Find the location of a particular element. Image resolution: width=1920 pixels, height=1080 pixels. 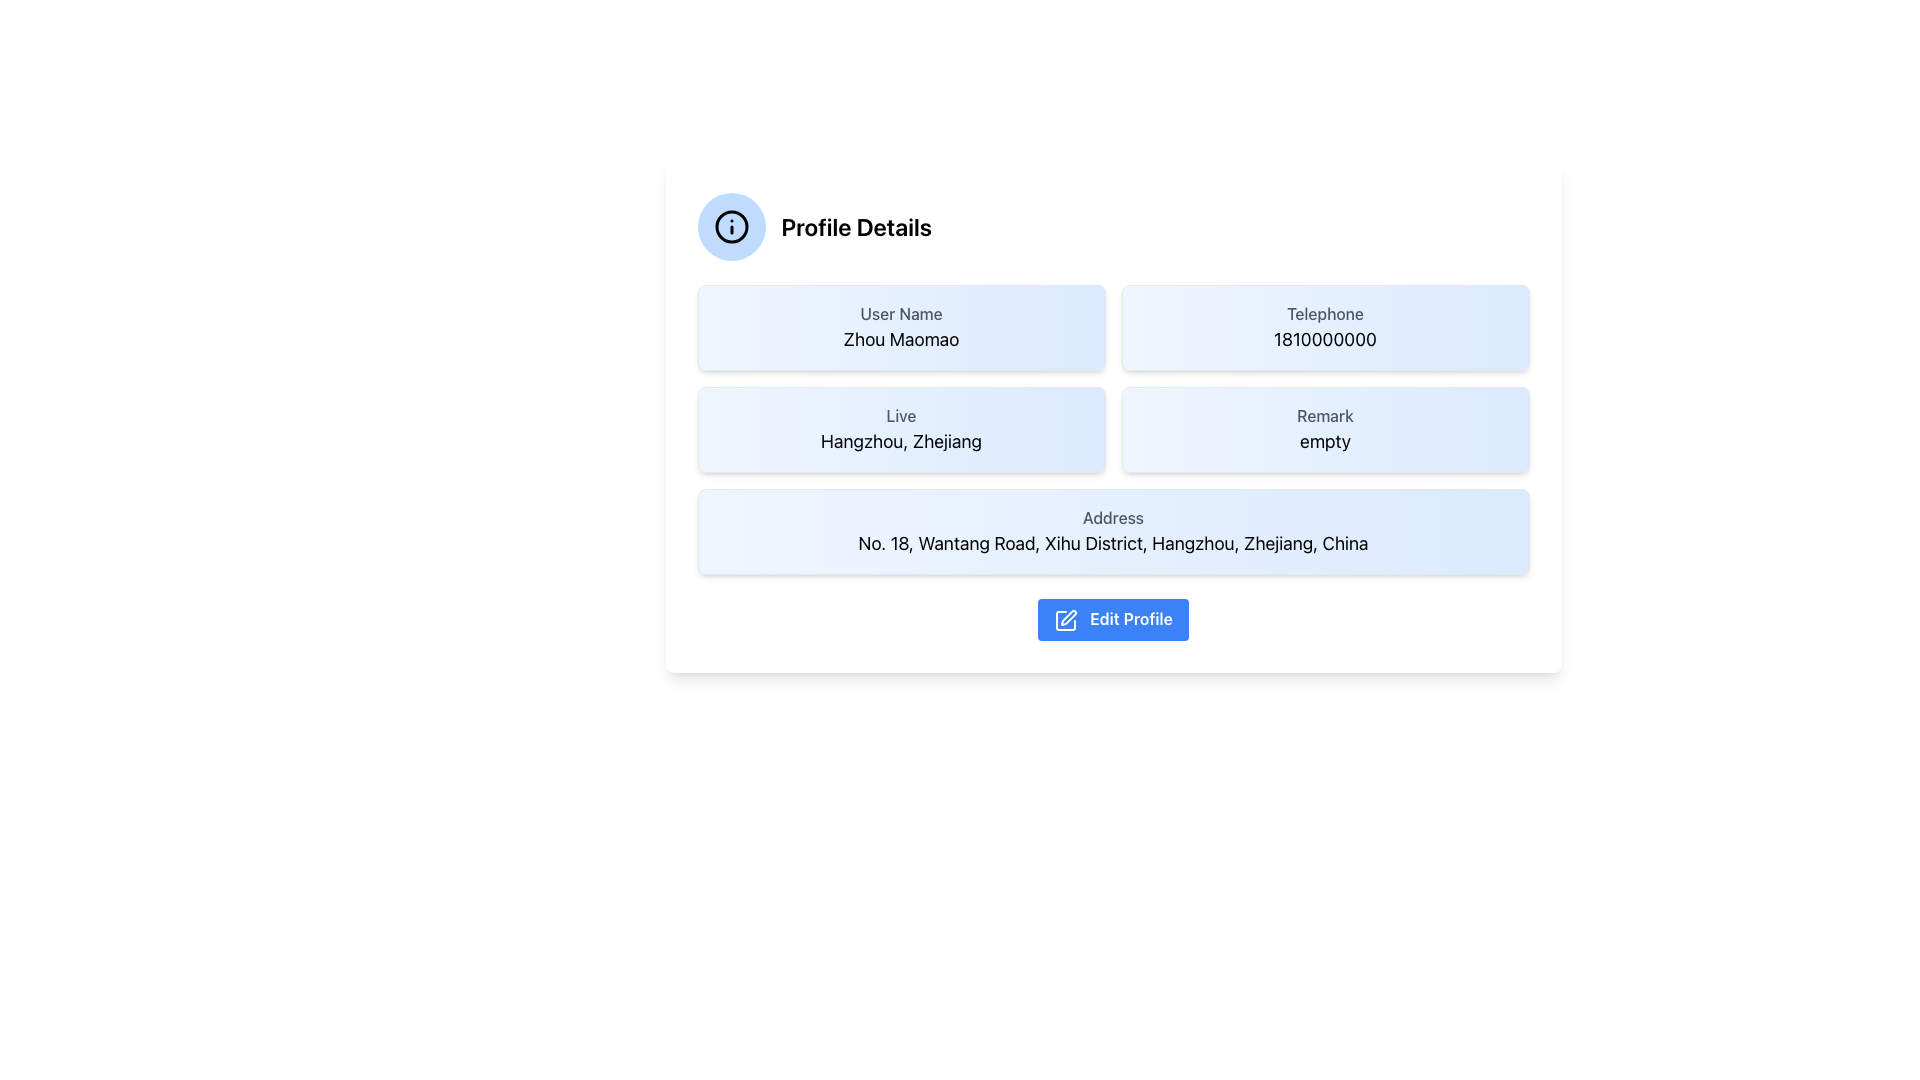

the telephone number displayed in the static text label located to the right of the 'Telephone' label in the 'Profile Details' section is located at coordinates (1325, 338).